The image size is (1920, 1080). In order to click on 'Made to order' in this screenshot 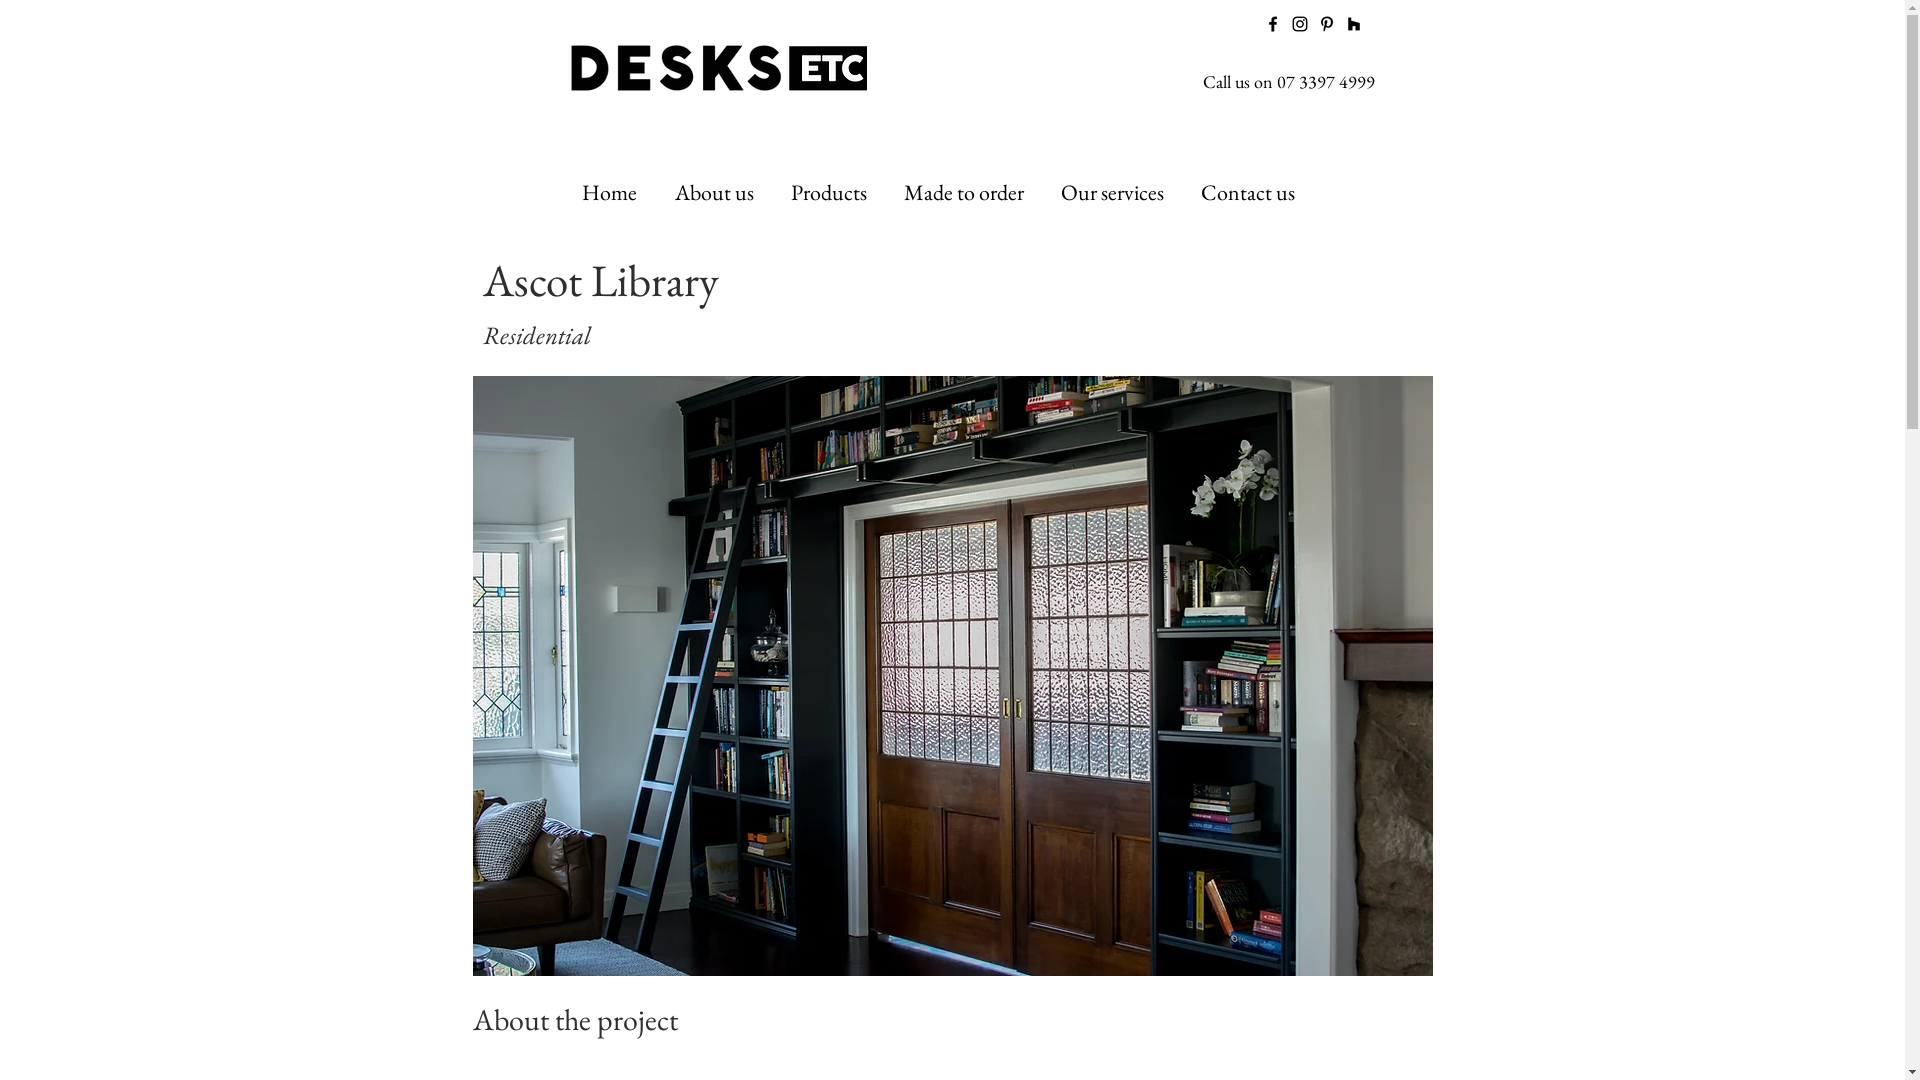, I will do `click(966, 192)`.